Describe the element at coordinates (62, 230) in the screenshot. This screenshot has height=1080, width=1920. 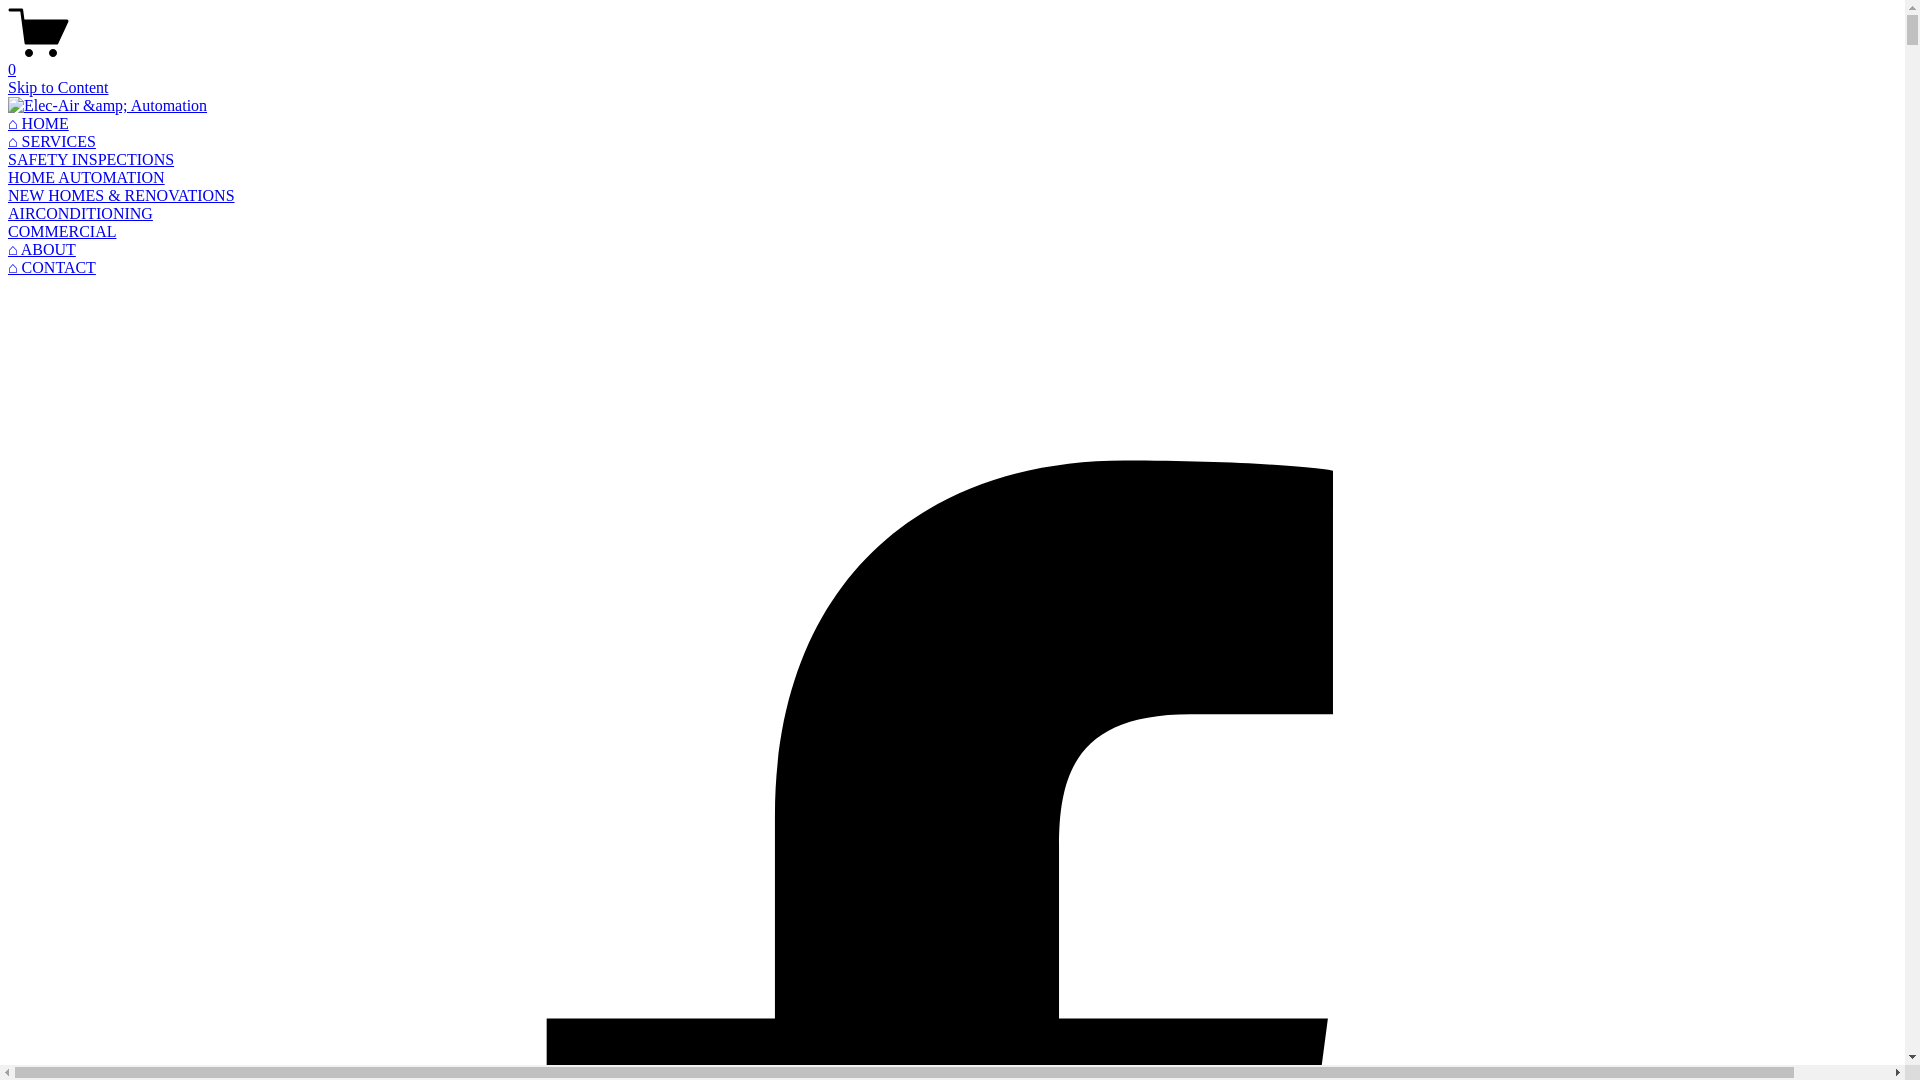
I see `'COMMERCIAL'` at that location.